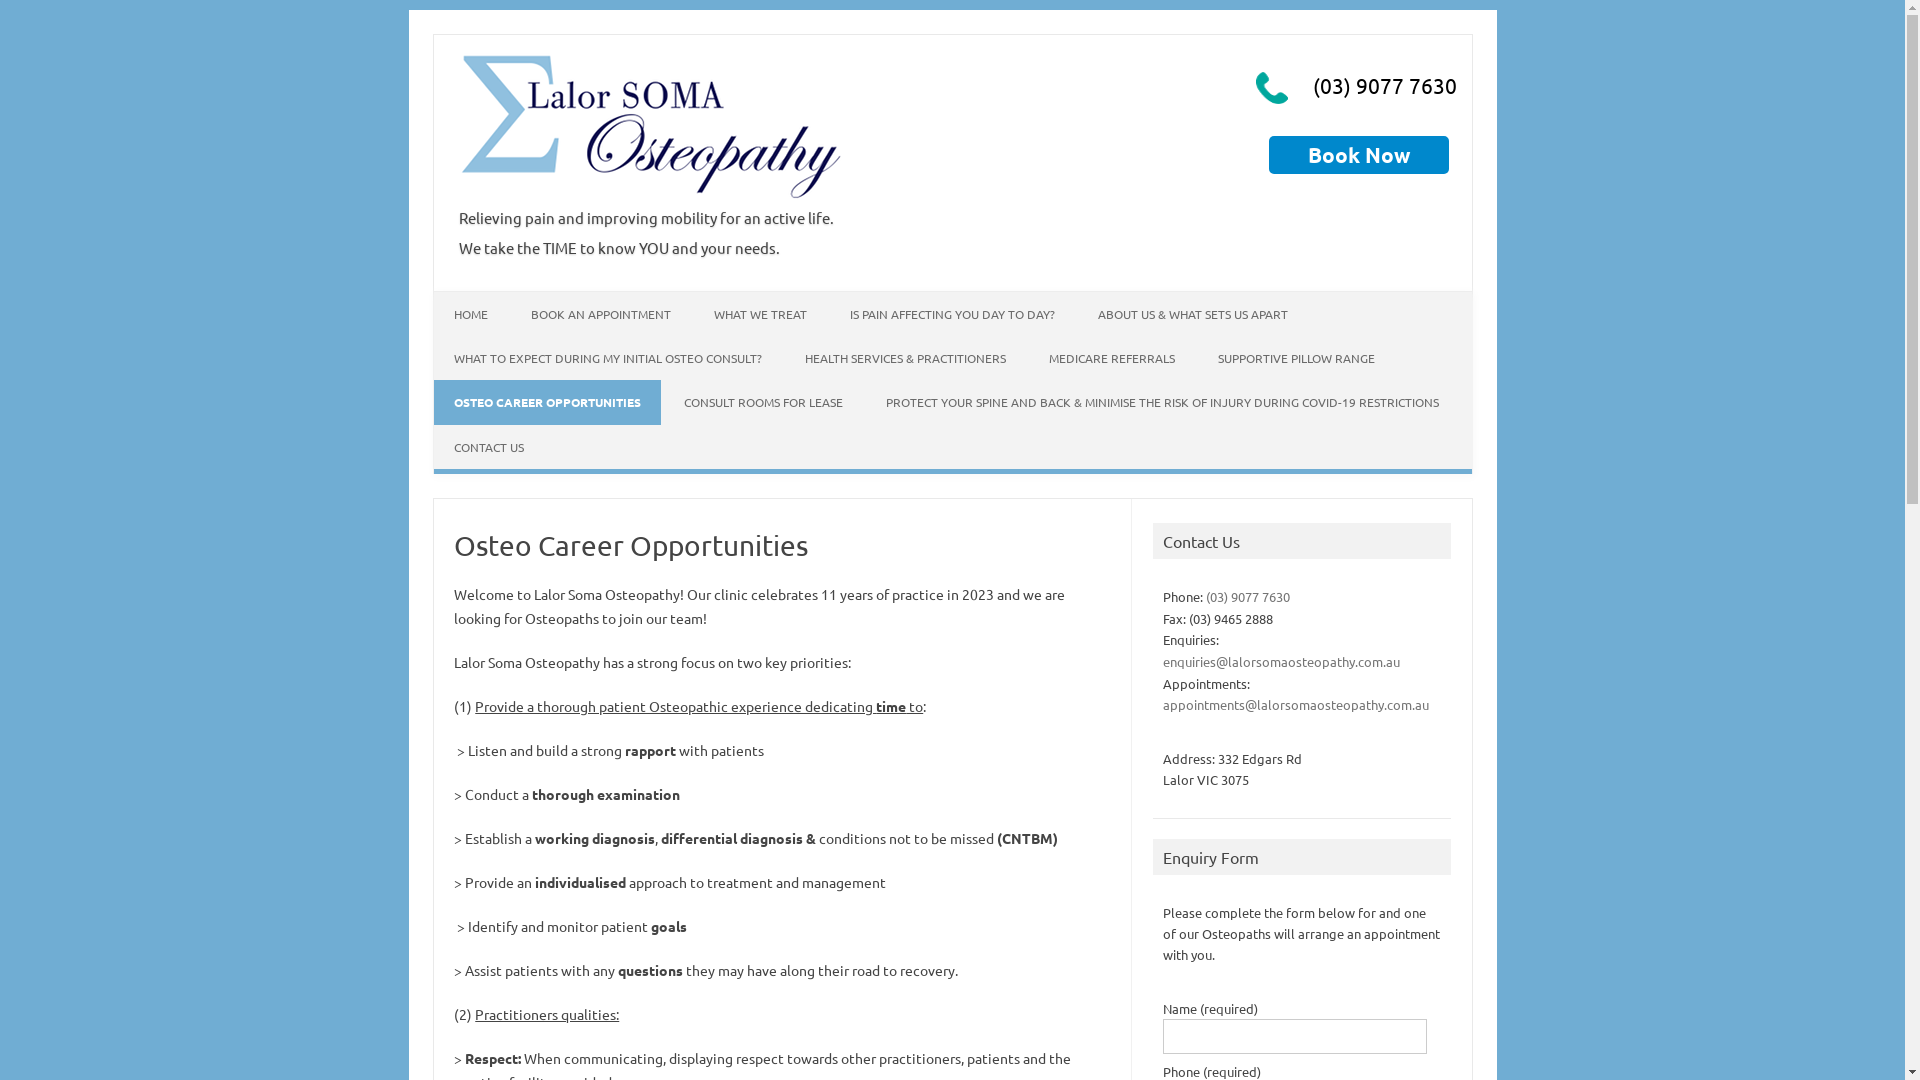 Image resolution: width=1920 pixels, height=1080 pixels. Describe the element at coordinates (1247, 595) in the screenshot. I see `'(03) 9077 7630'` at that location.